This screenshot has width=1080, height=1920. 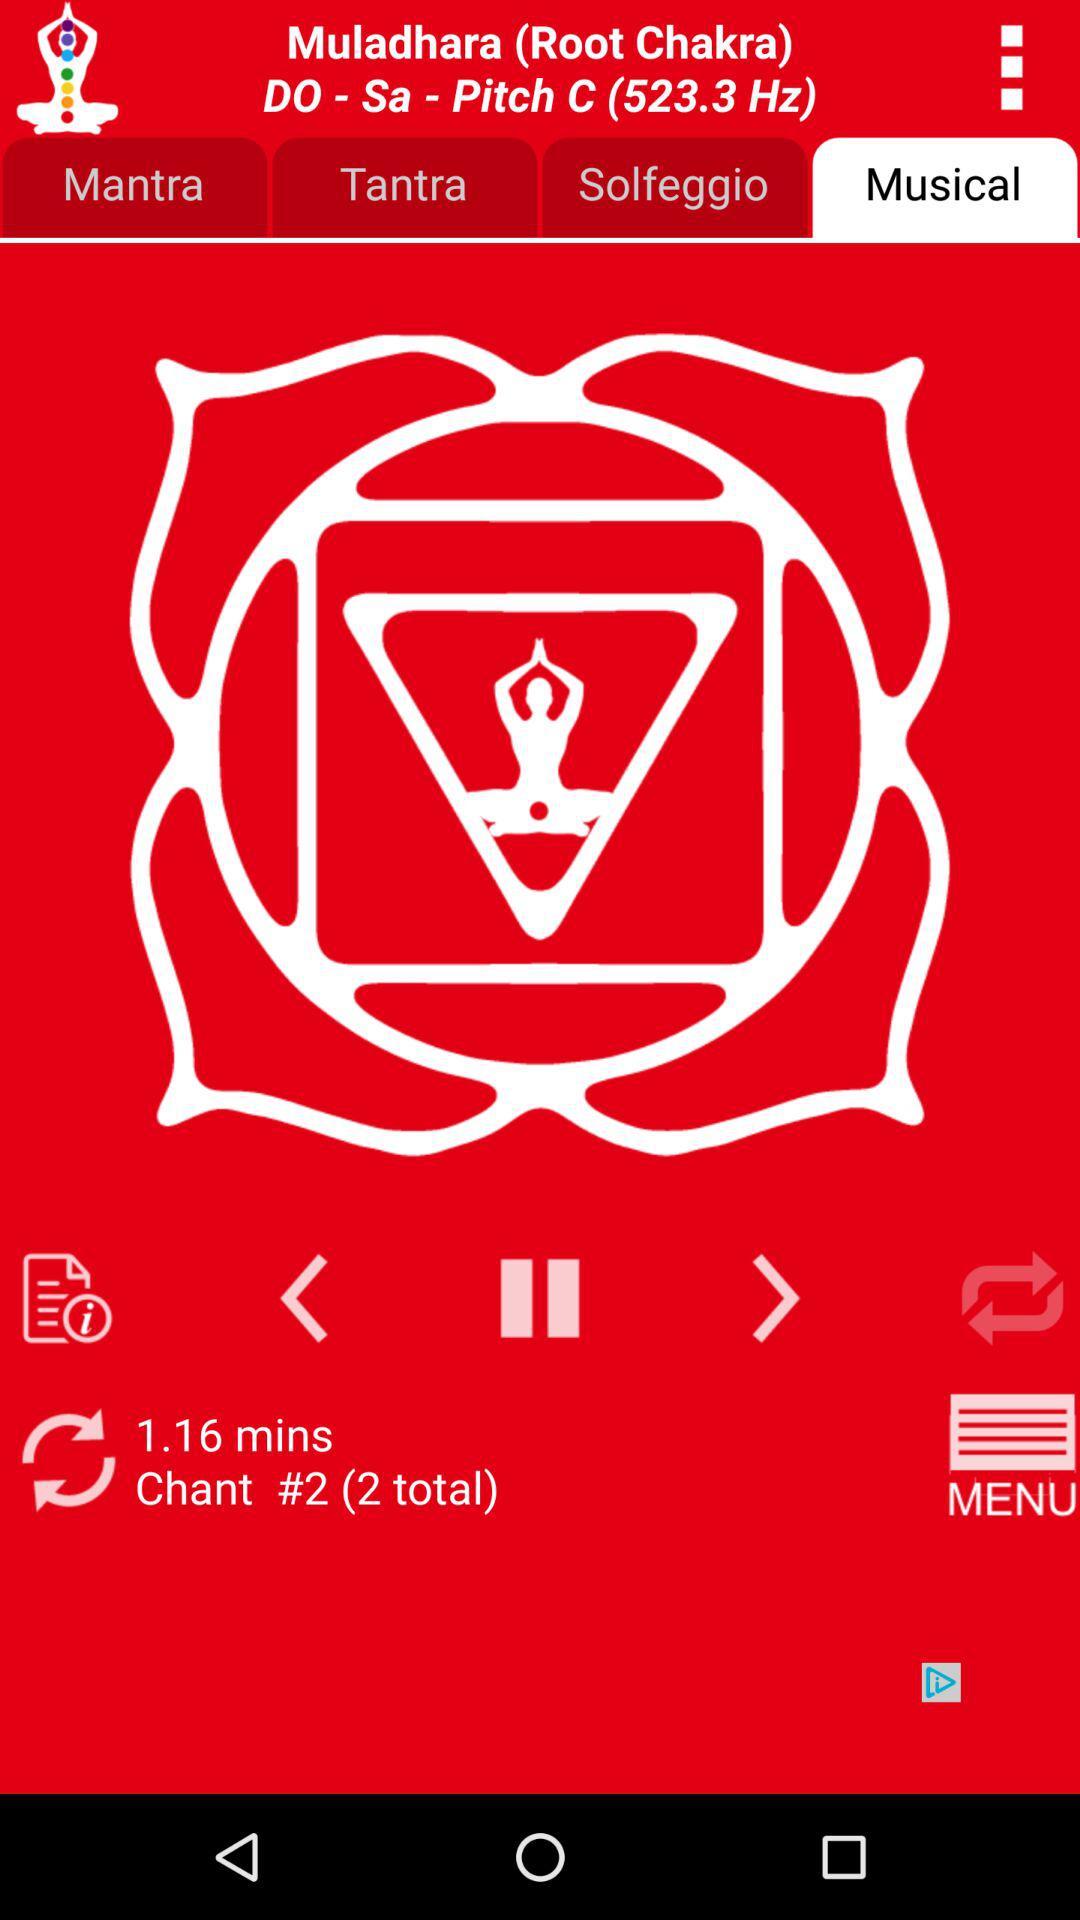 What do you see at coordinates (135, 188) in the screenshot?
I see `icon to the left of tantra button` at bounding box center [135, 188].